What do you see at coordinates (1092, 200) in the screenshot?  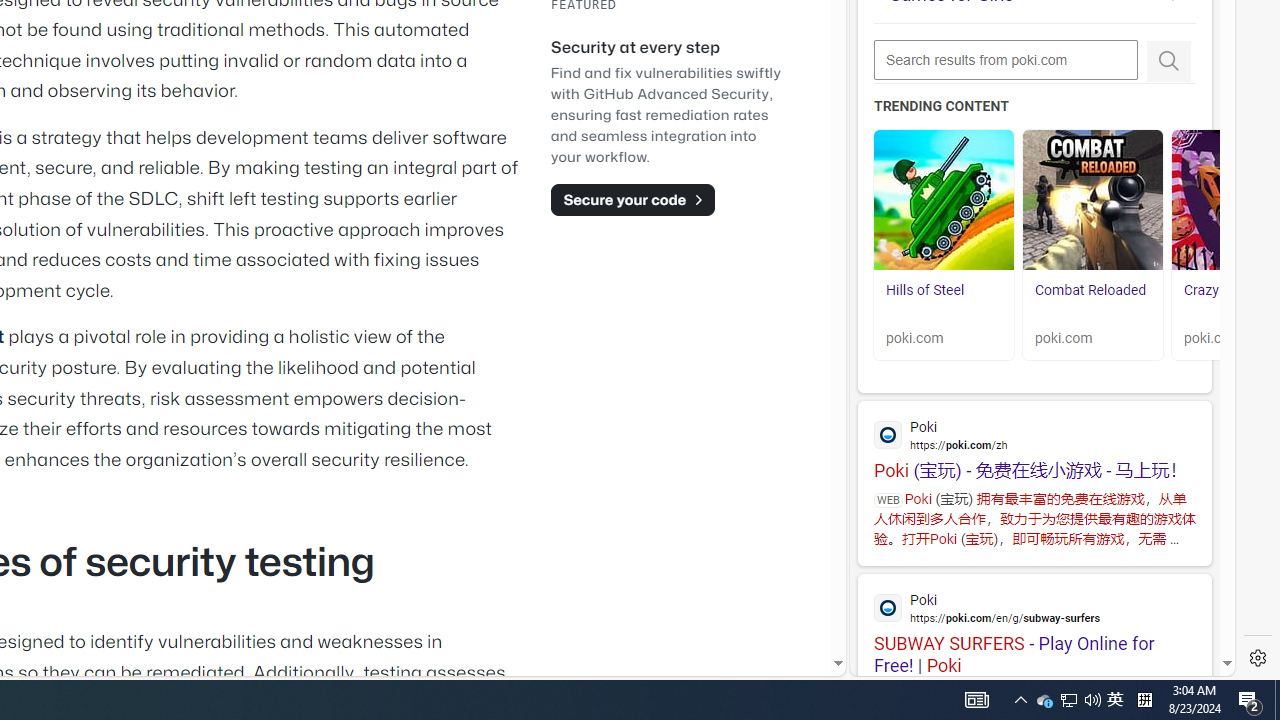 I see `'Combat Reloaded'` at bounding box center [1092, 200].